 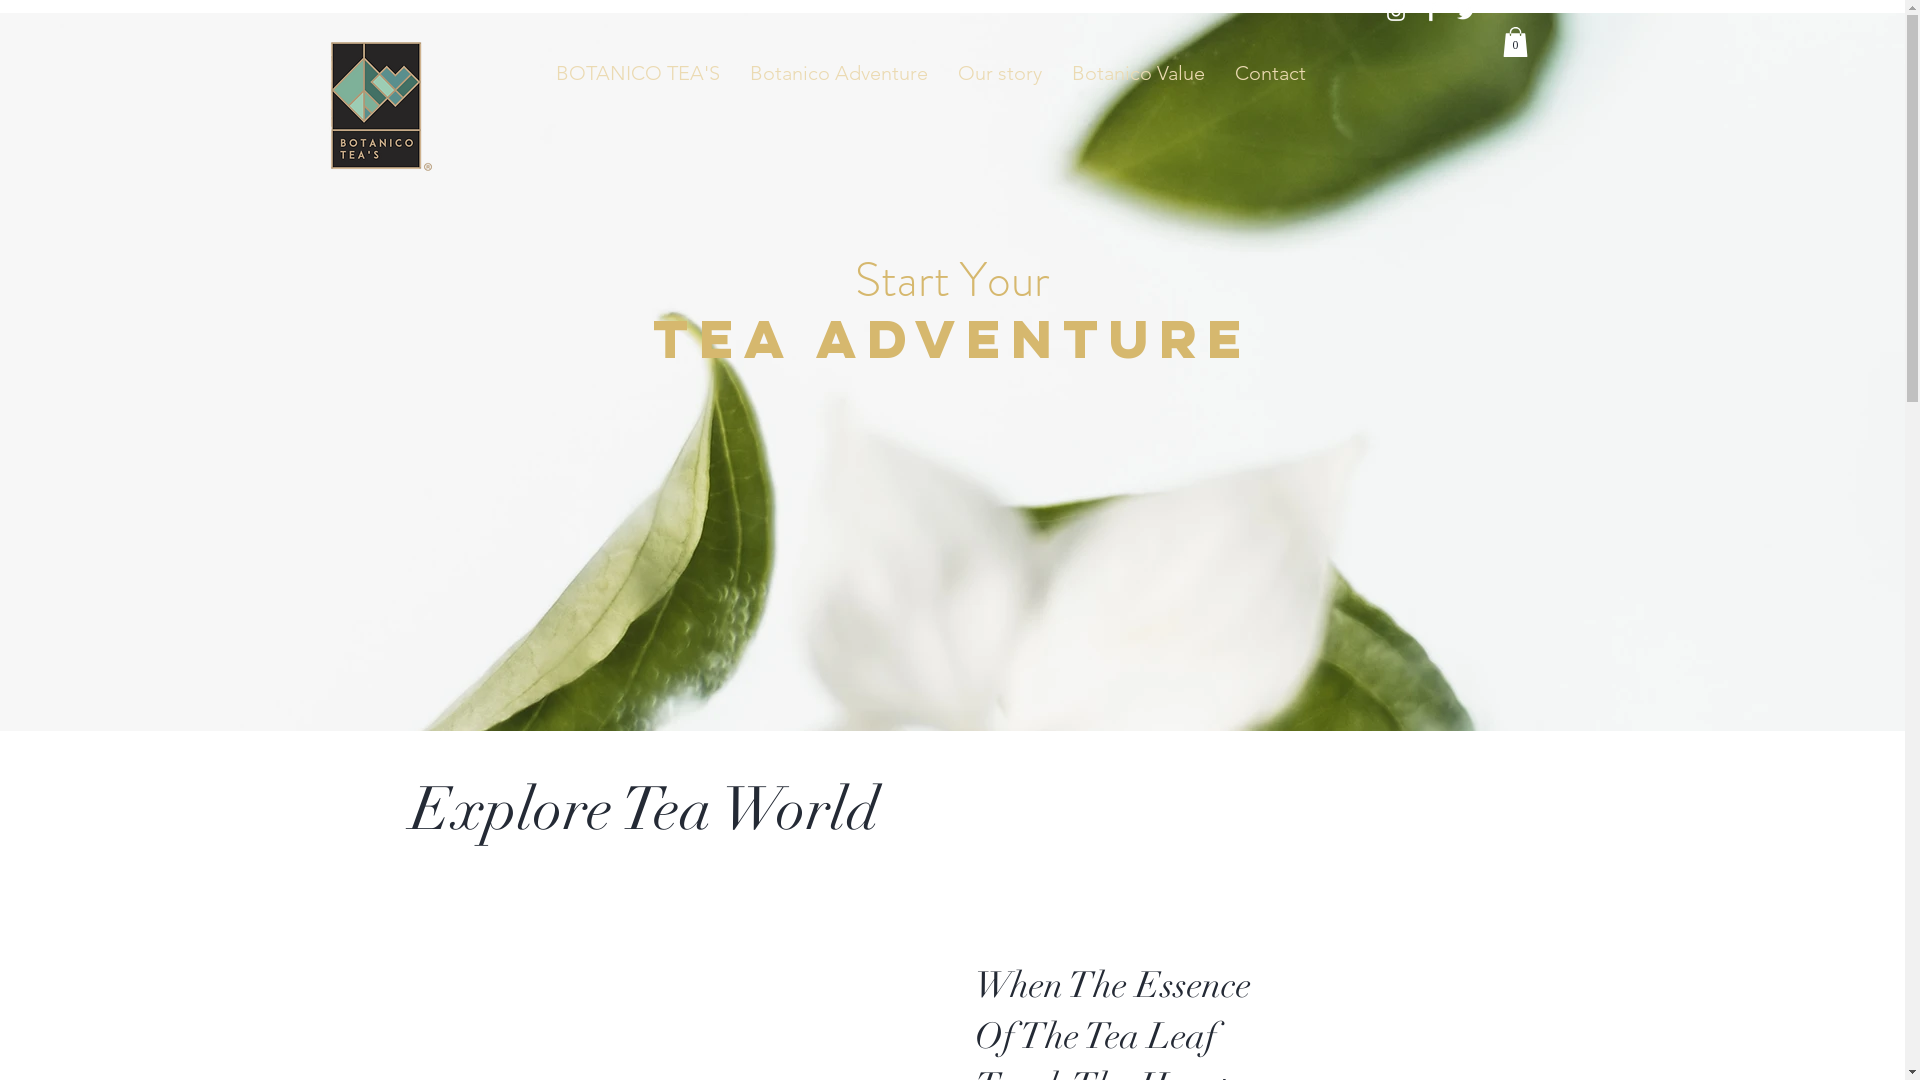 What do you see at coordinates (839, 72) in the screenshot?
I see `'Botanico Adventure'` at bounding box center [839, 72].